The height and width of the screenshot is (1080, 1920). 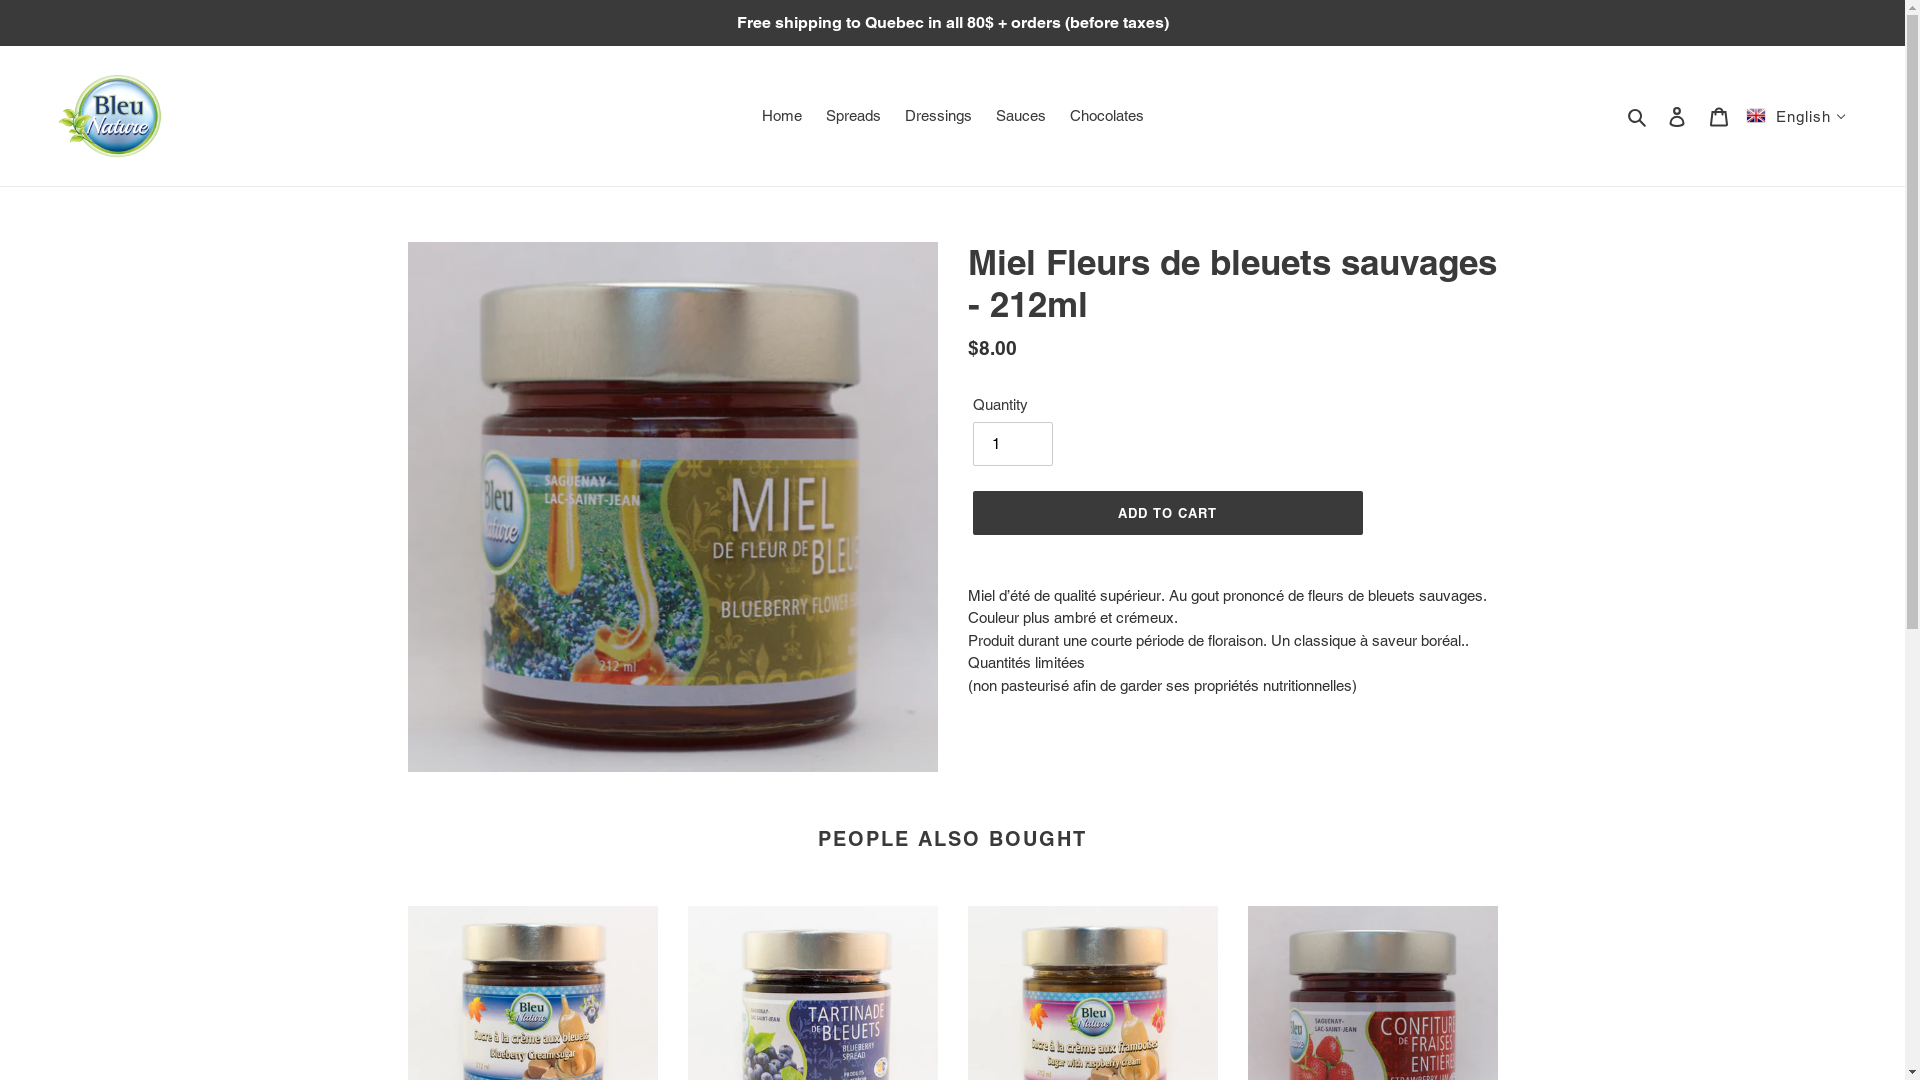 I want to click on 'Sauces', so click(x=1021, y=116).